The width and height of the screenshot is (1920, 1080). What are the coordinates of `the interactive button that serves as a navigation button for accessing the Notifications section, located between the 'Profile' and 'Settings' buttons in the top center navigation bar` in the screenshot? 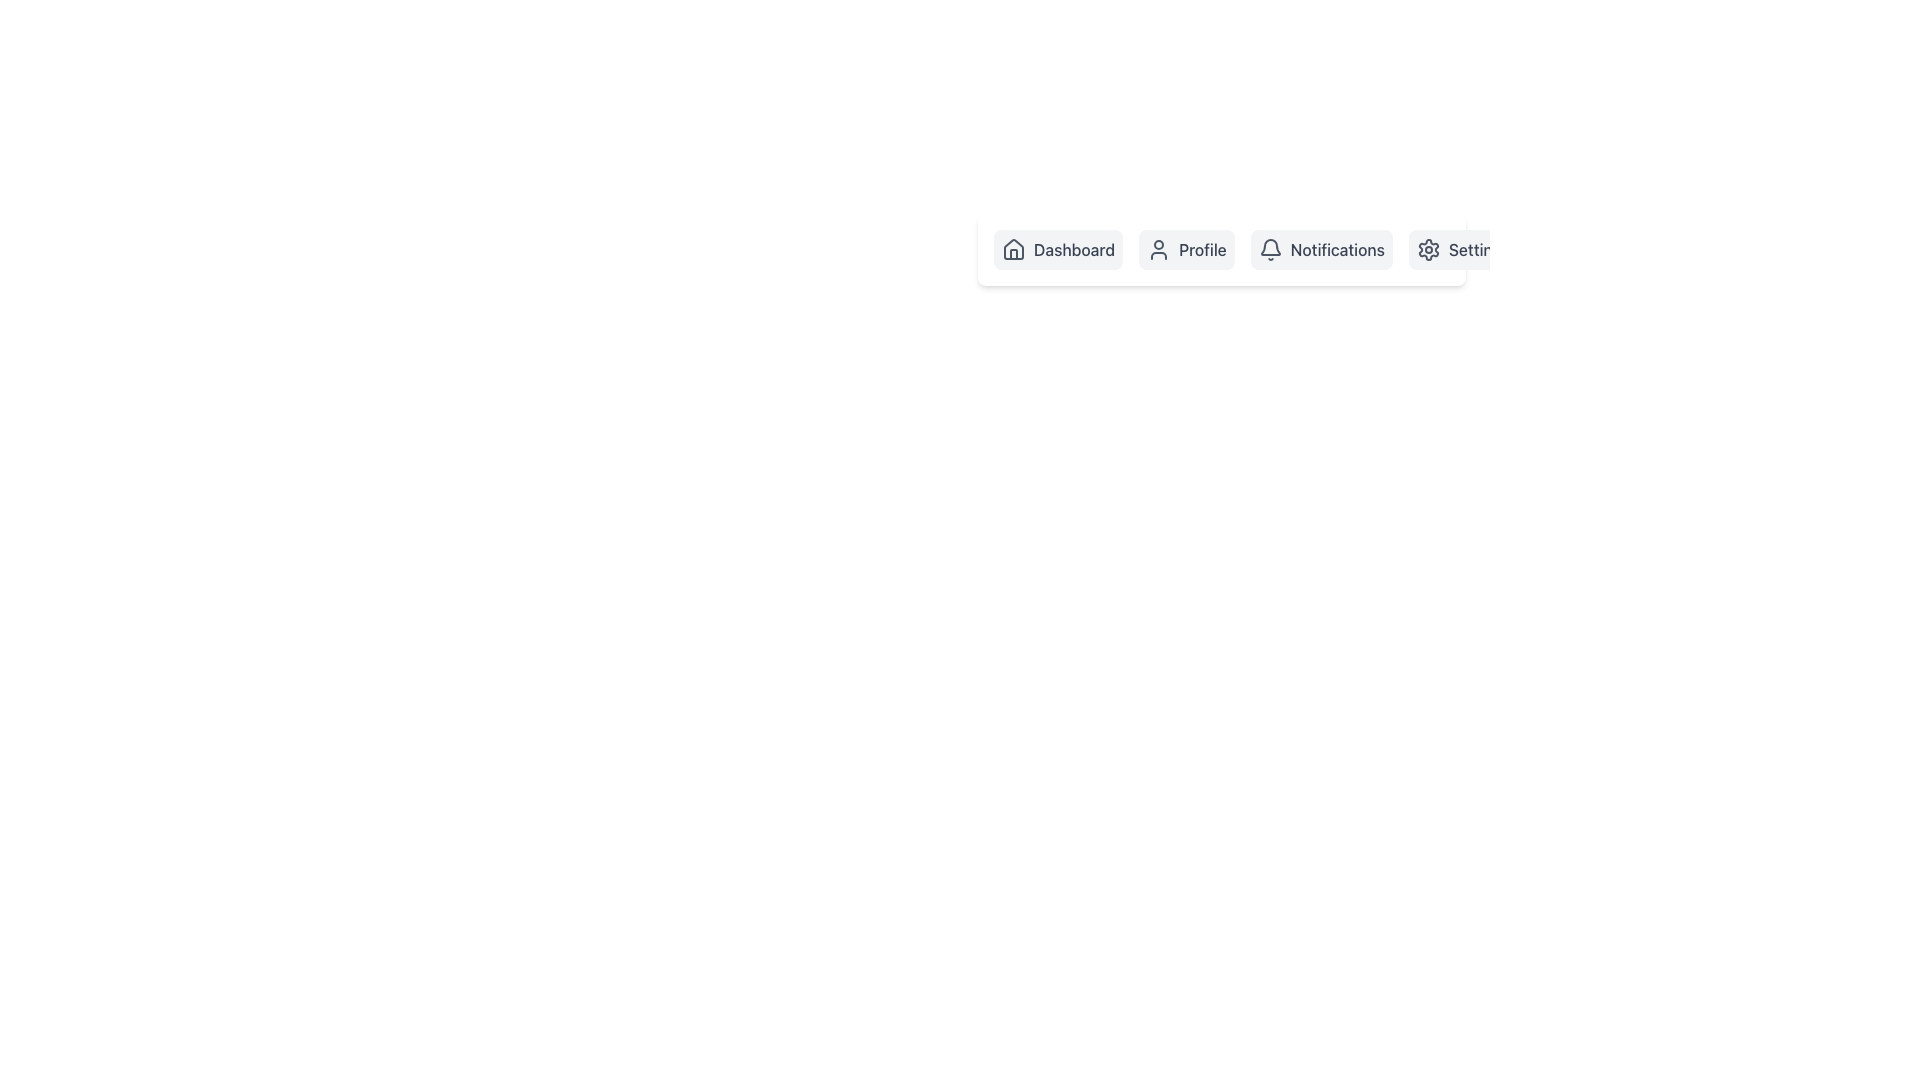 It's located at (1321, 249).